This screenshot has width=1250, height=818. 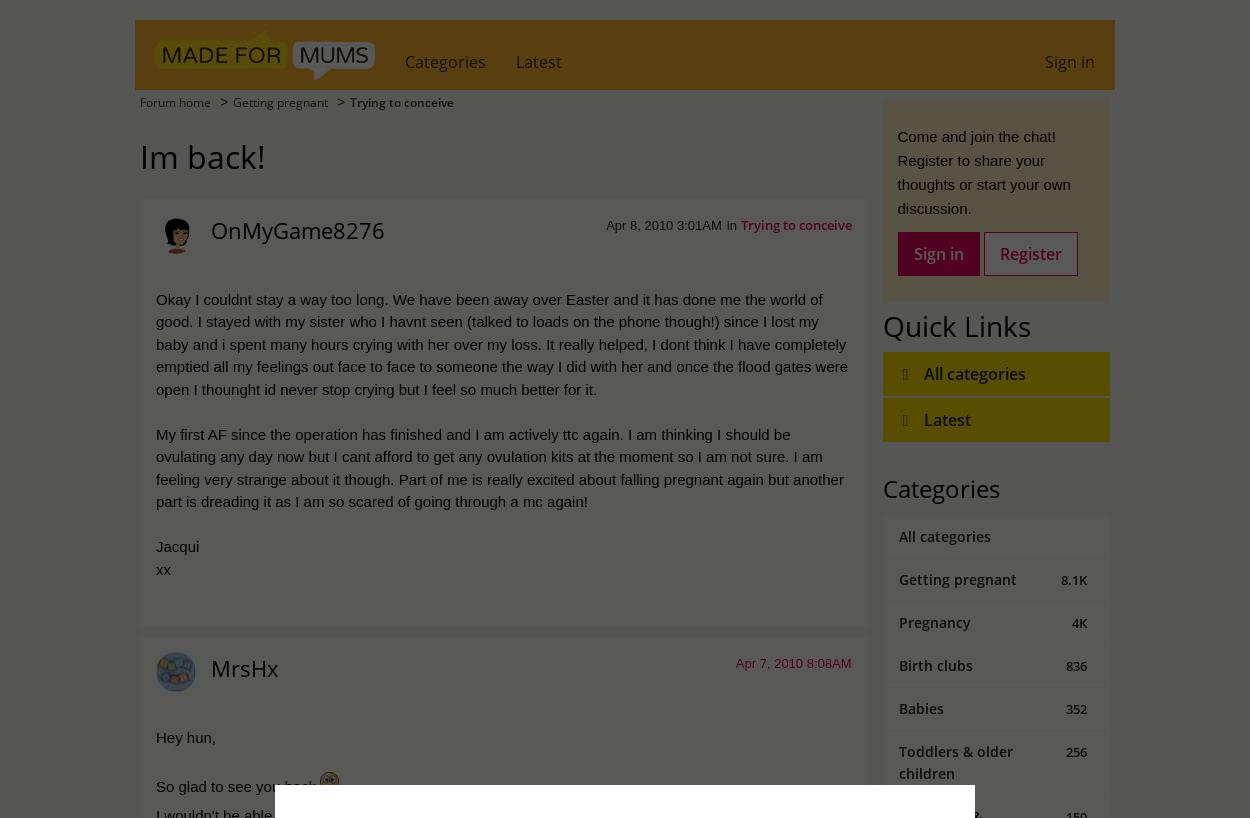 I want to click on 'OnMyGame8276', so click(x=298, y=229).